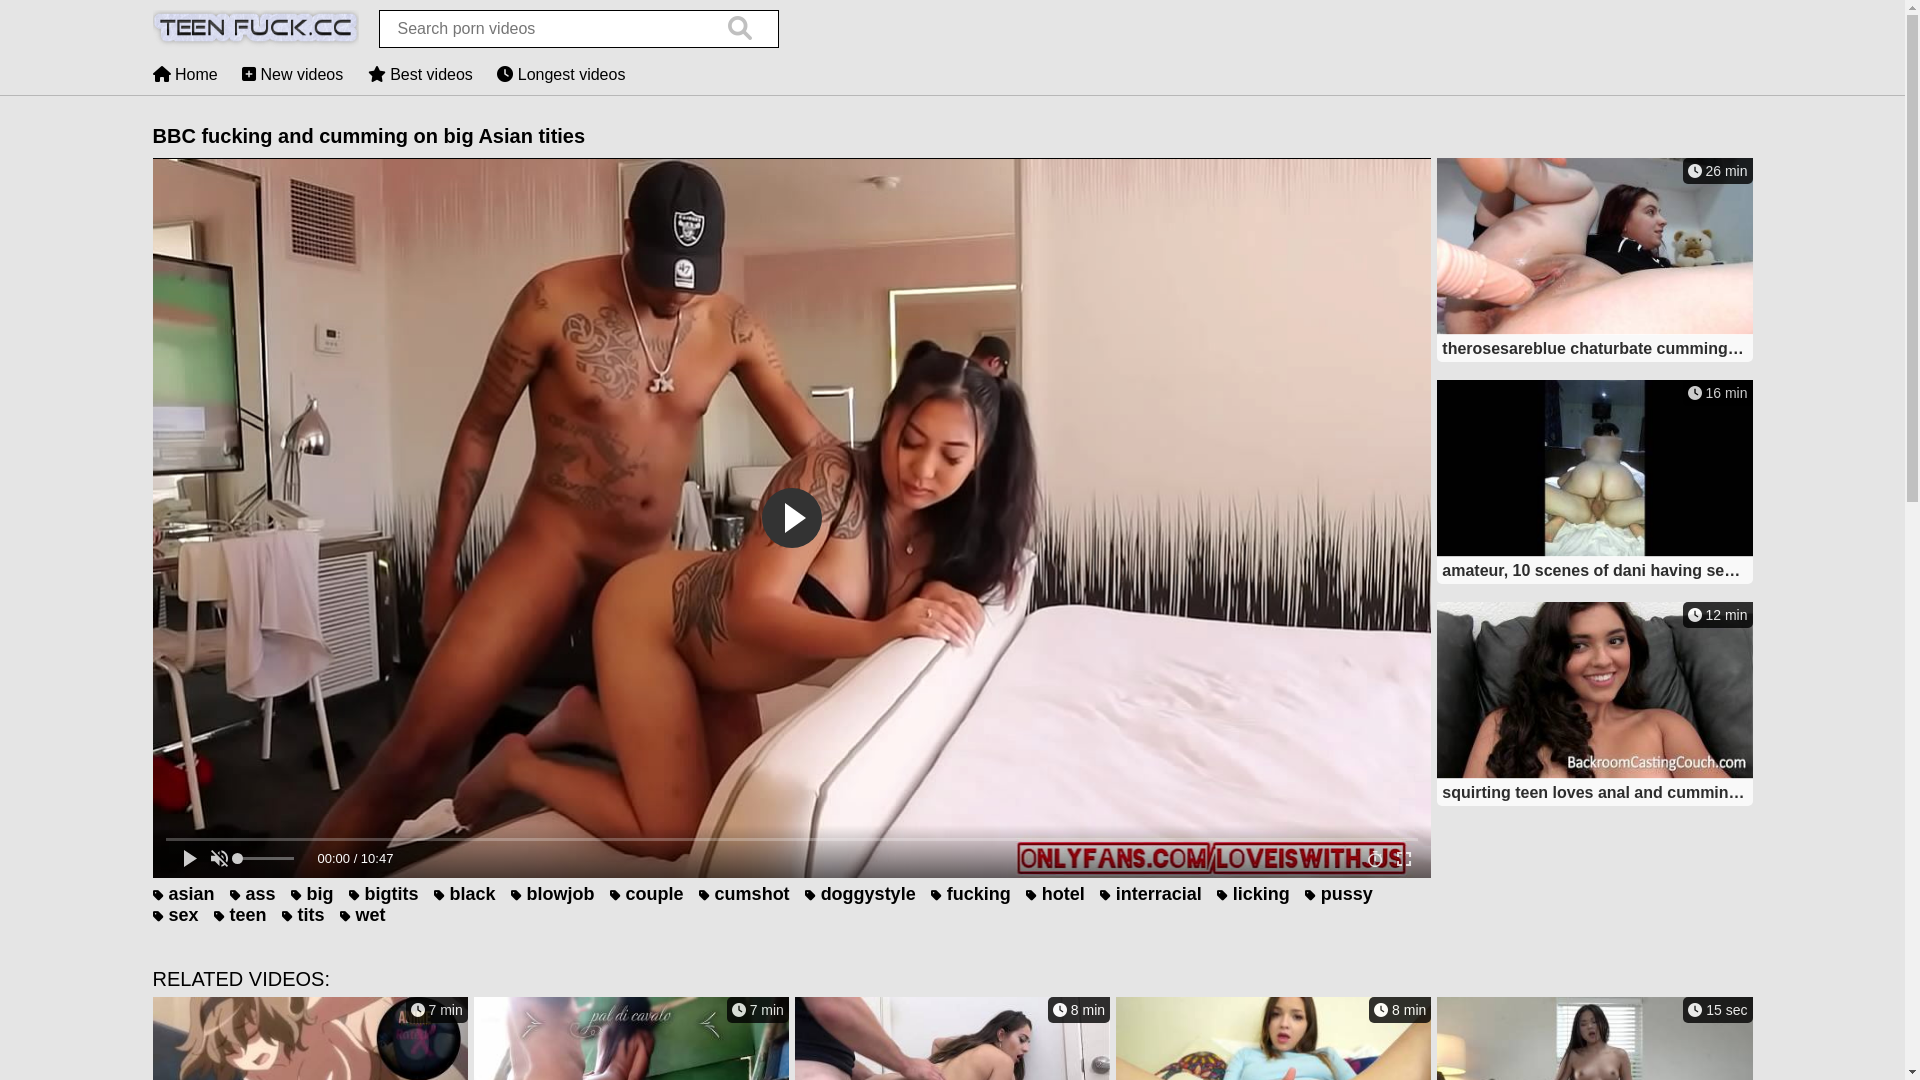  What do you see at coordinates (182, 893) in the screenshot?
I see `'asian'` at bounding box center [182, 893].